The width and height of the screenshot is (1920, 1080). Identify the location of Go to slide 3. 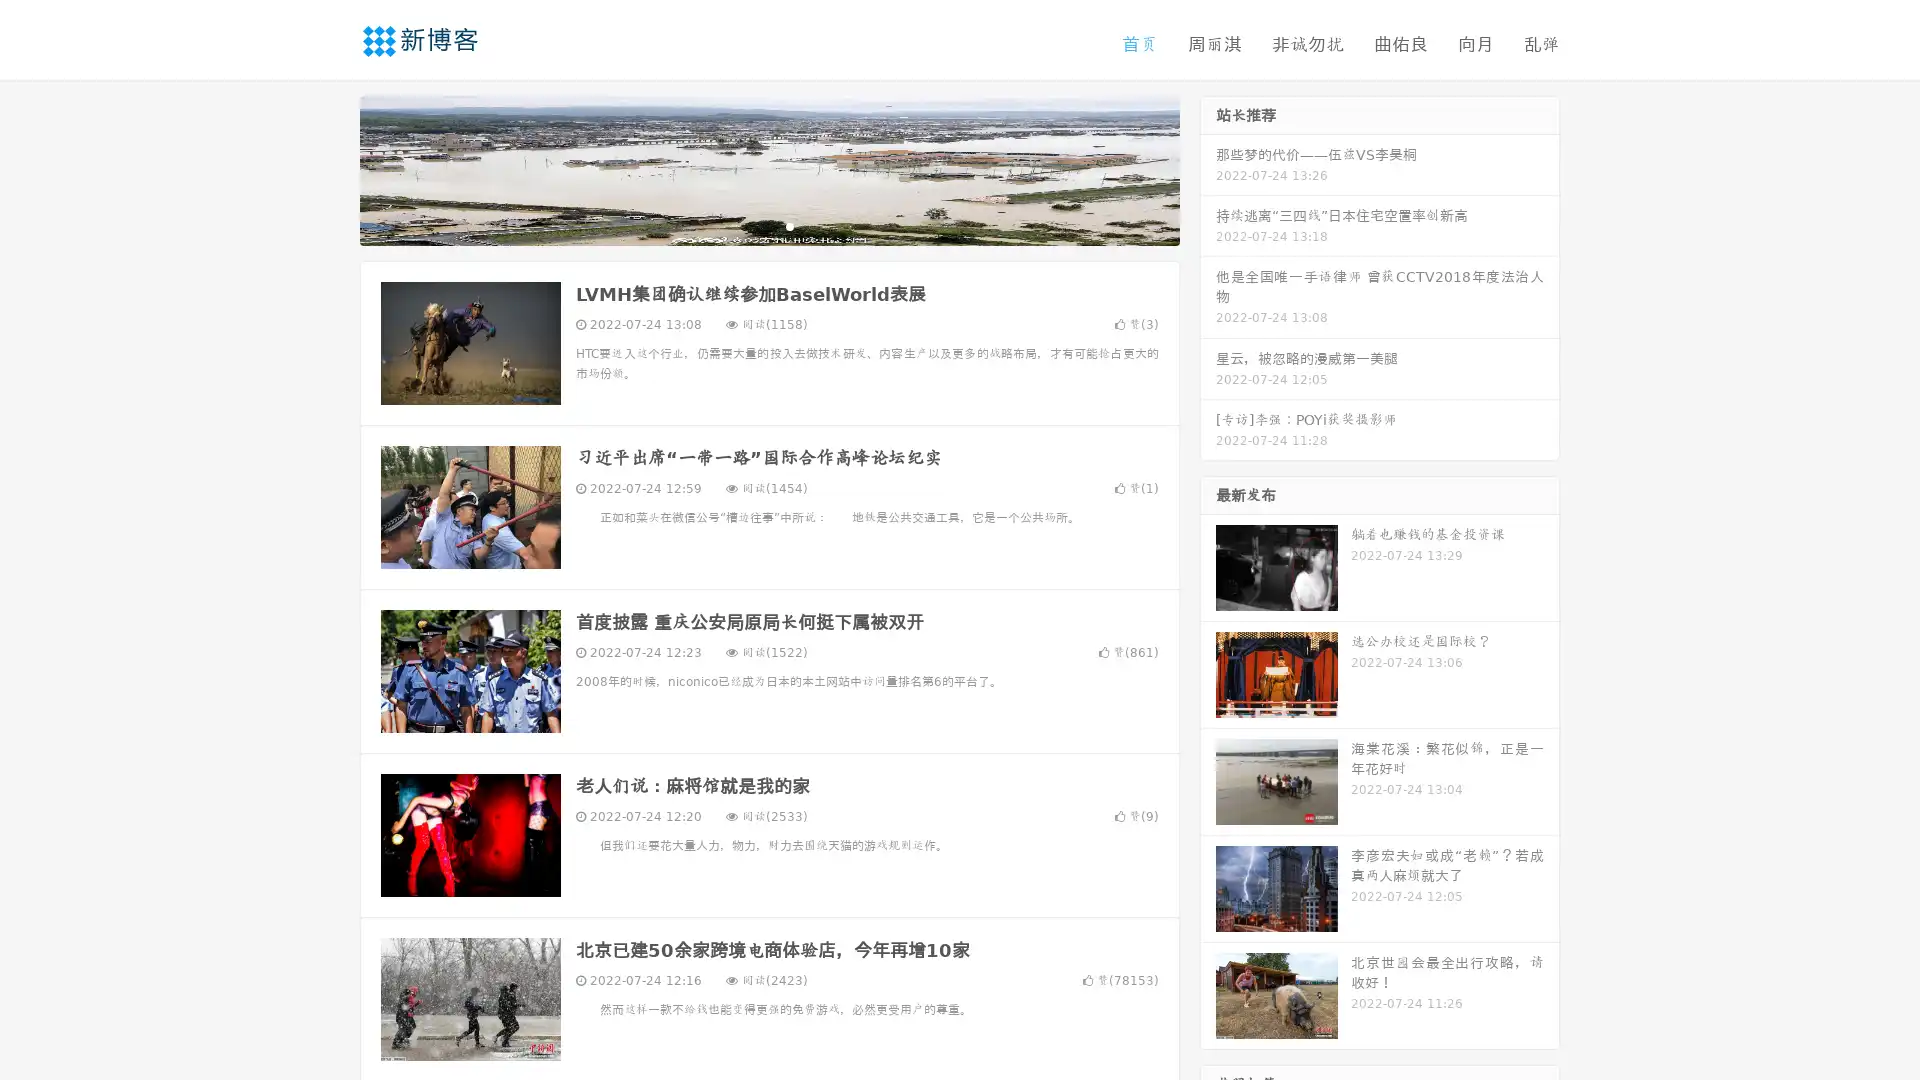
(789, 225).